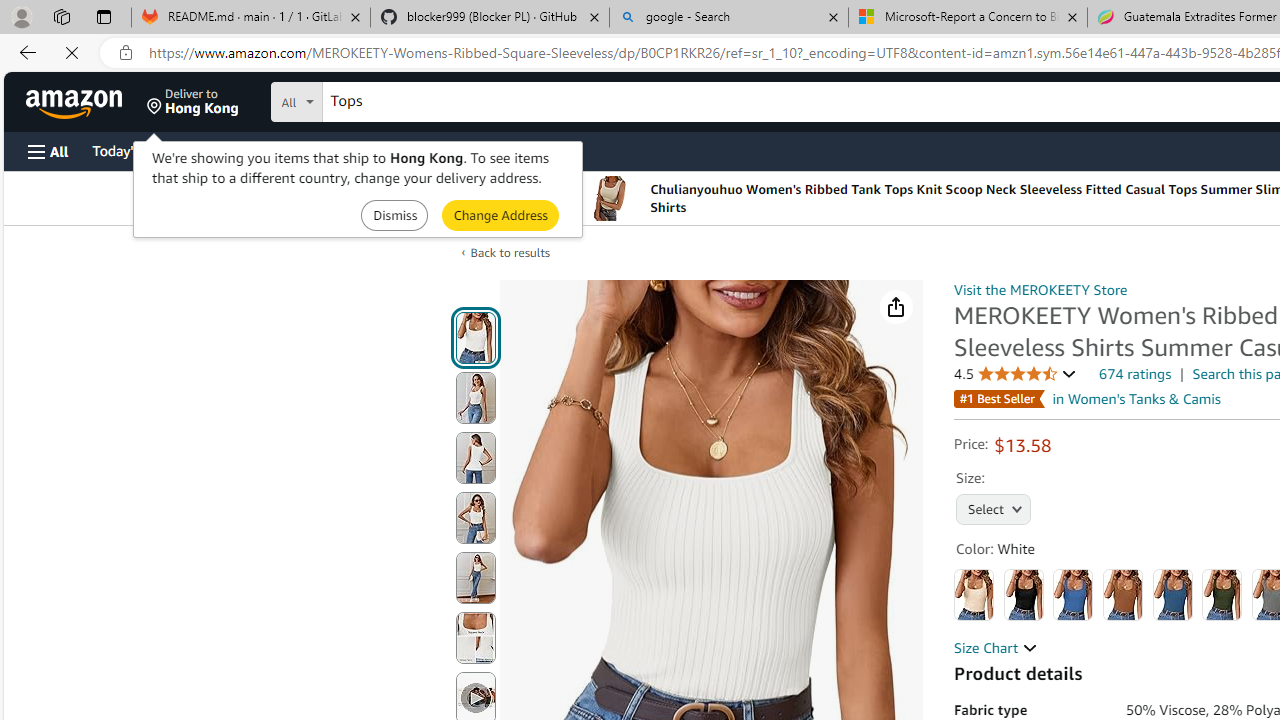 The height and width of the screenshot is (720, 1280). I want to click on 'Beige', so click(974, 594).